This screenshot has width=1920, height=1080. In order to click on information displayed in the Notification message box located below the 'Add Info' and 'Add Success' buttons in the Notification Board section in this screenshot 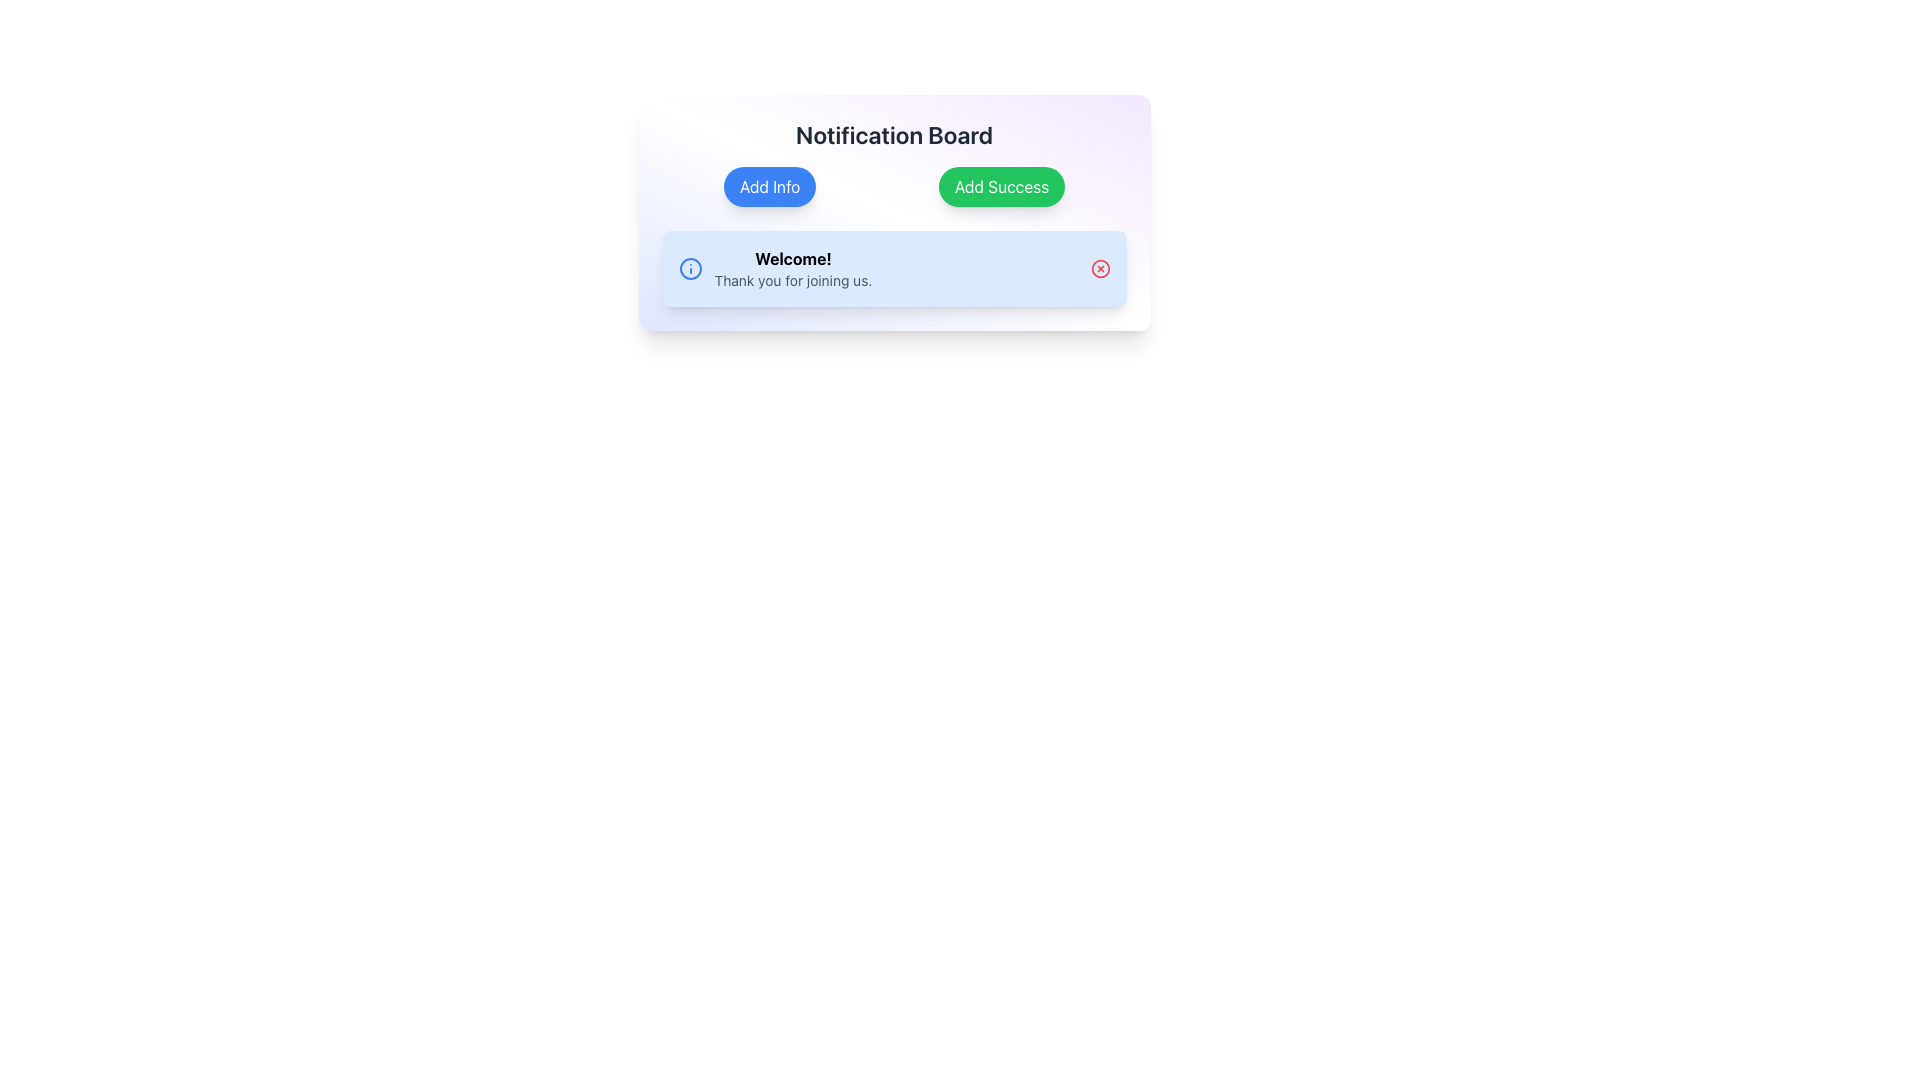, I will do `click(893, 268)`.